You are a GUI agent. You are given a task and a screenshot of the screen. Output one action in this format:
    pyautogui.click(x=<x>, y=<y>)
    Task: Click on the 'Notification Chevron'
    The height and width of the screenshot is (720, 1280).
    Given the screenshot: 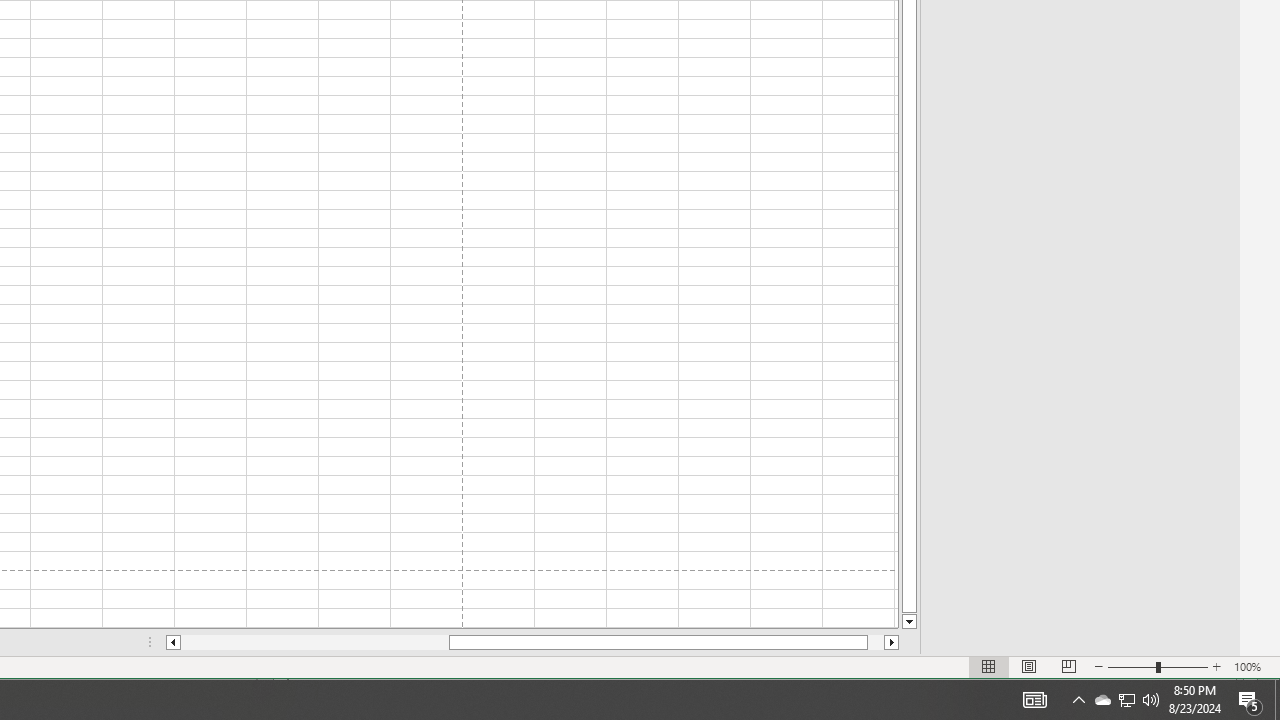 What is the action you would take?
    pyautogui.click(x=1034, y=698)
    